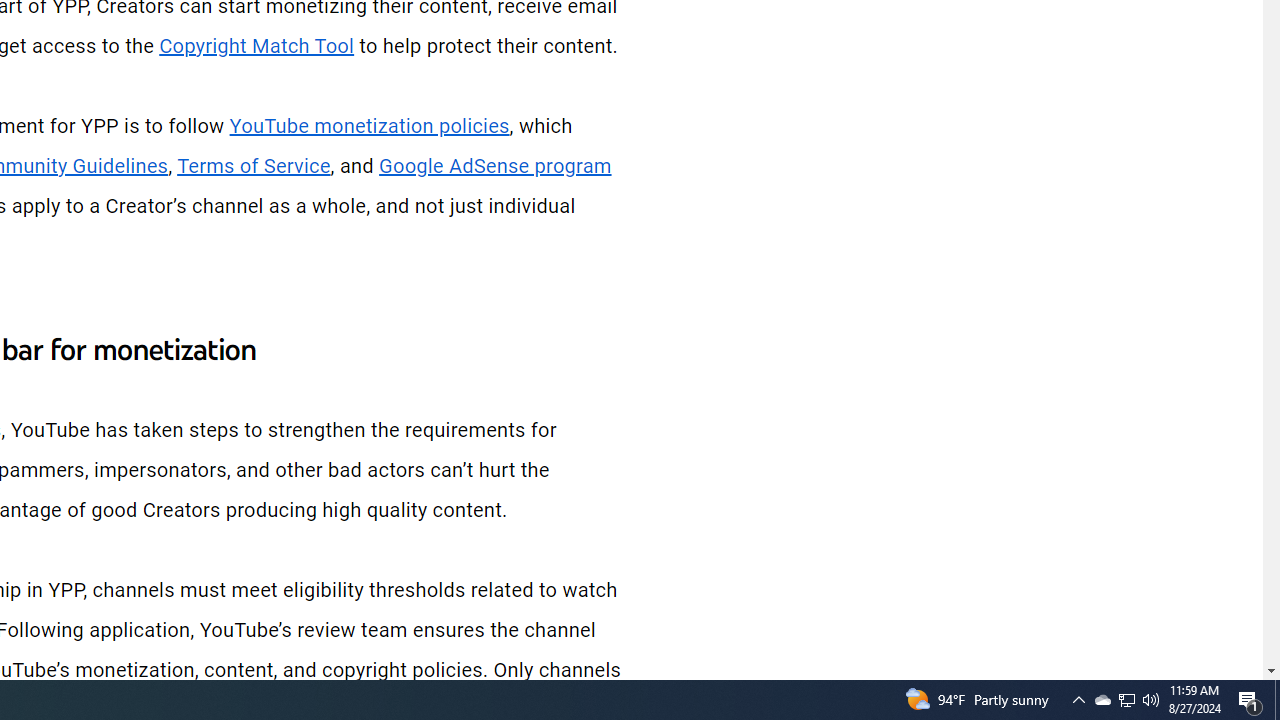  Describe the element at coordinates (369, 126) in the screenshot. I see `'YouTube monetization policies'` at that location.